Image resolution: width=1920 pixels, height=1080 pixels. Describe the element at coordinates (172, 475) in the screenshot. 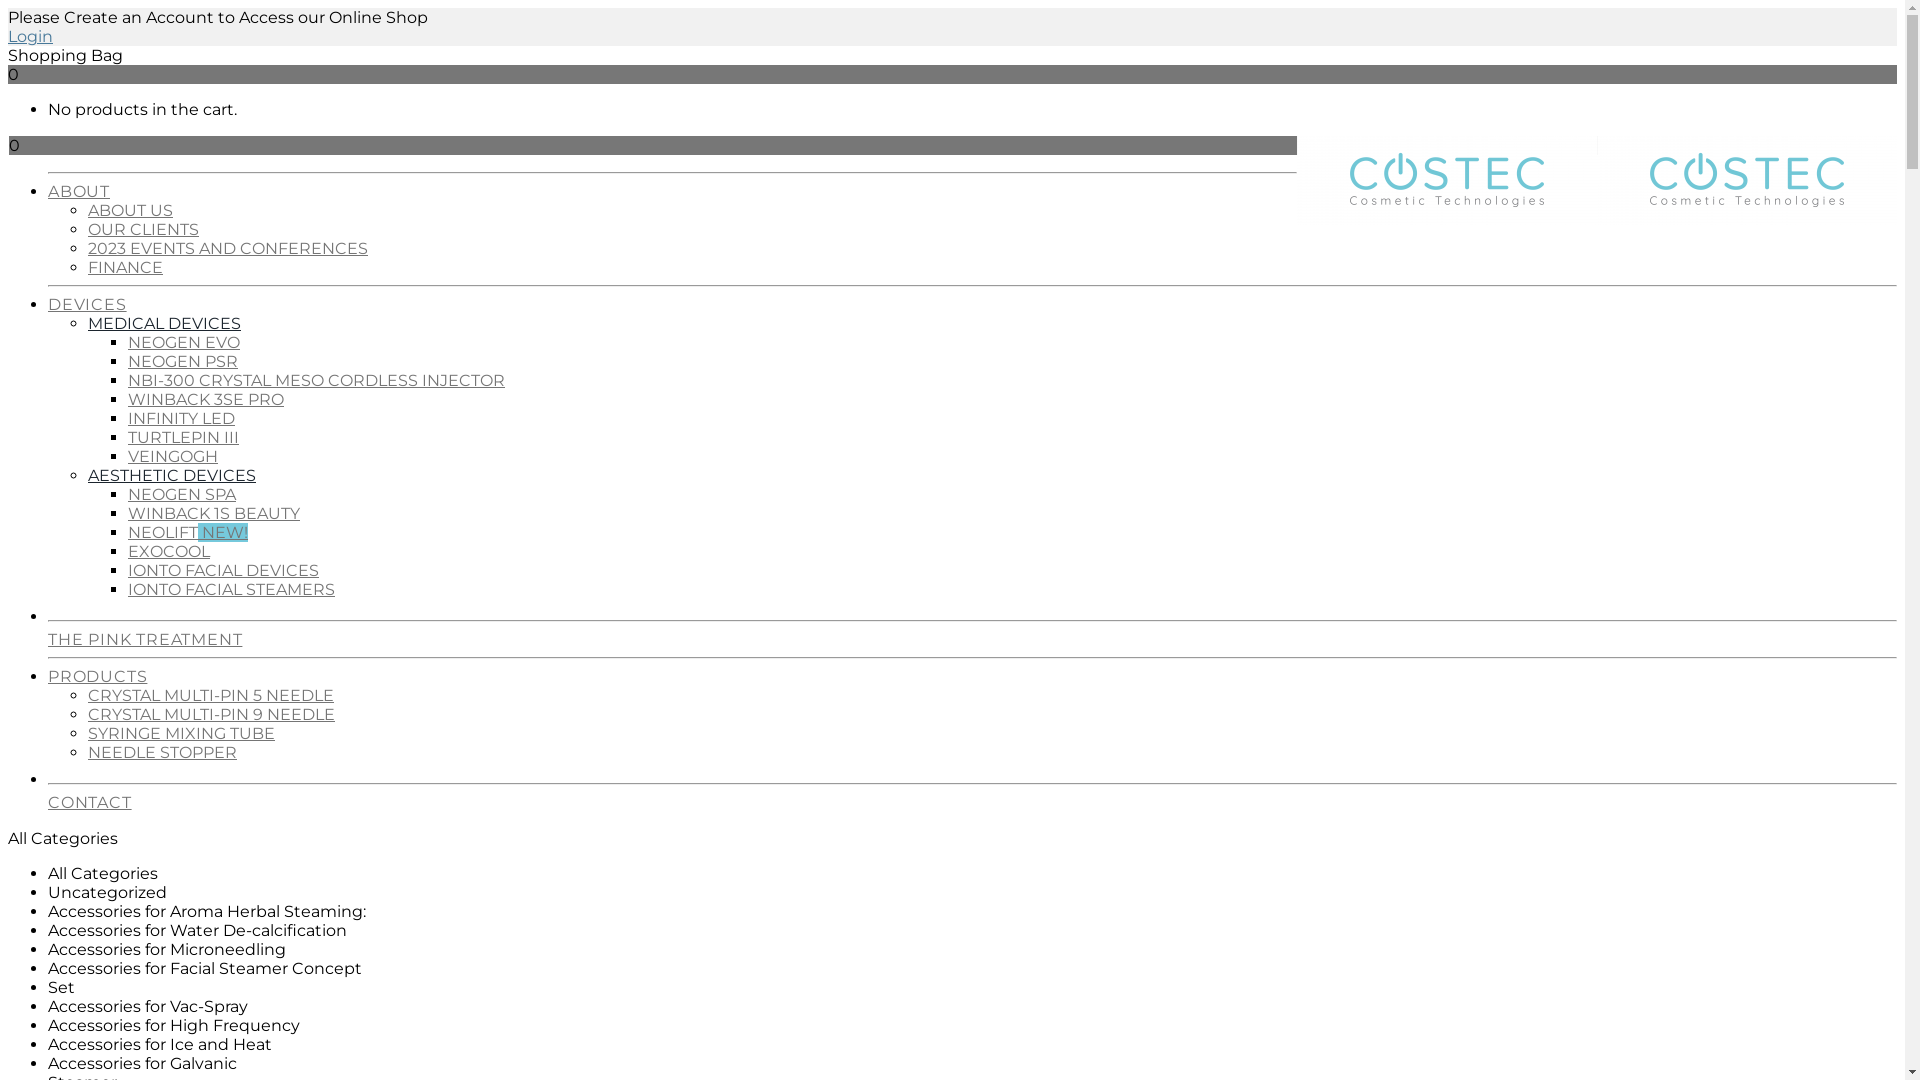

I see `'AESTHETIC DEVICES'` at that location.